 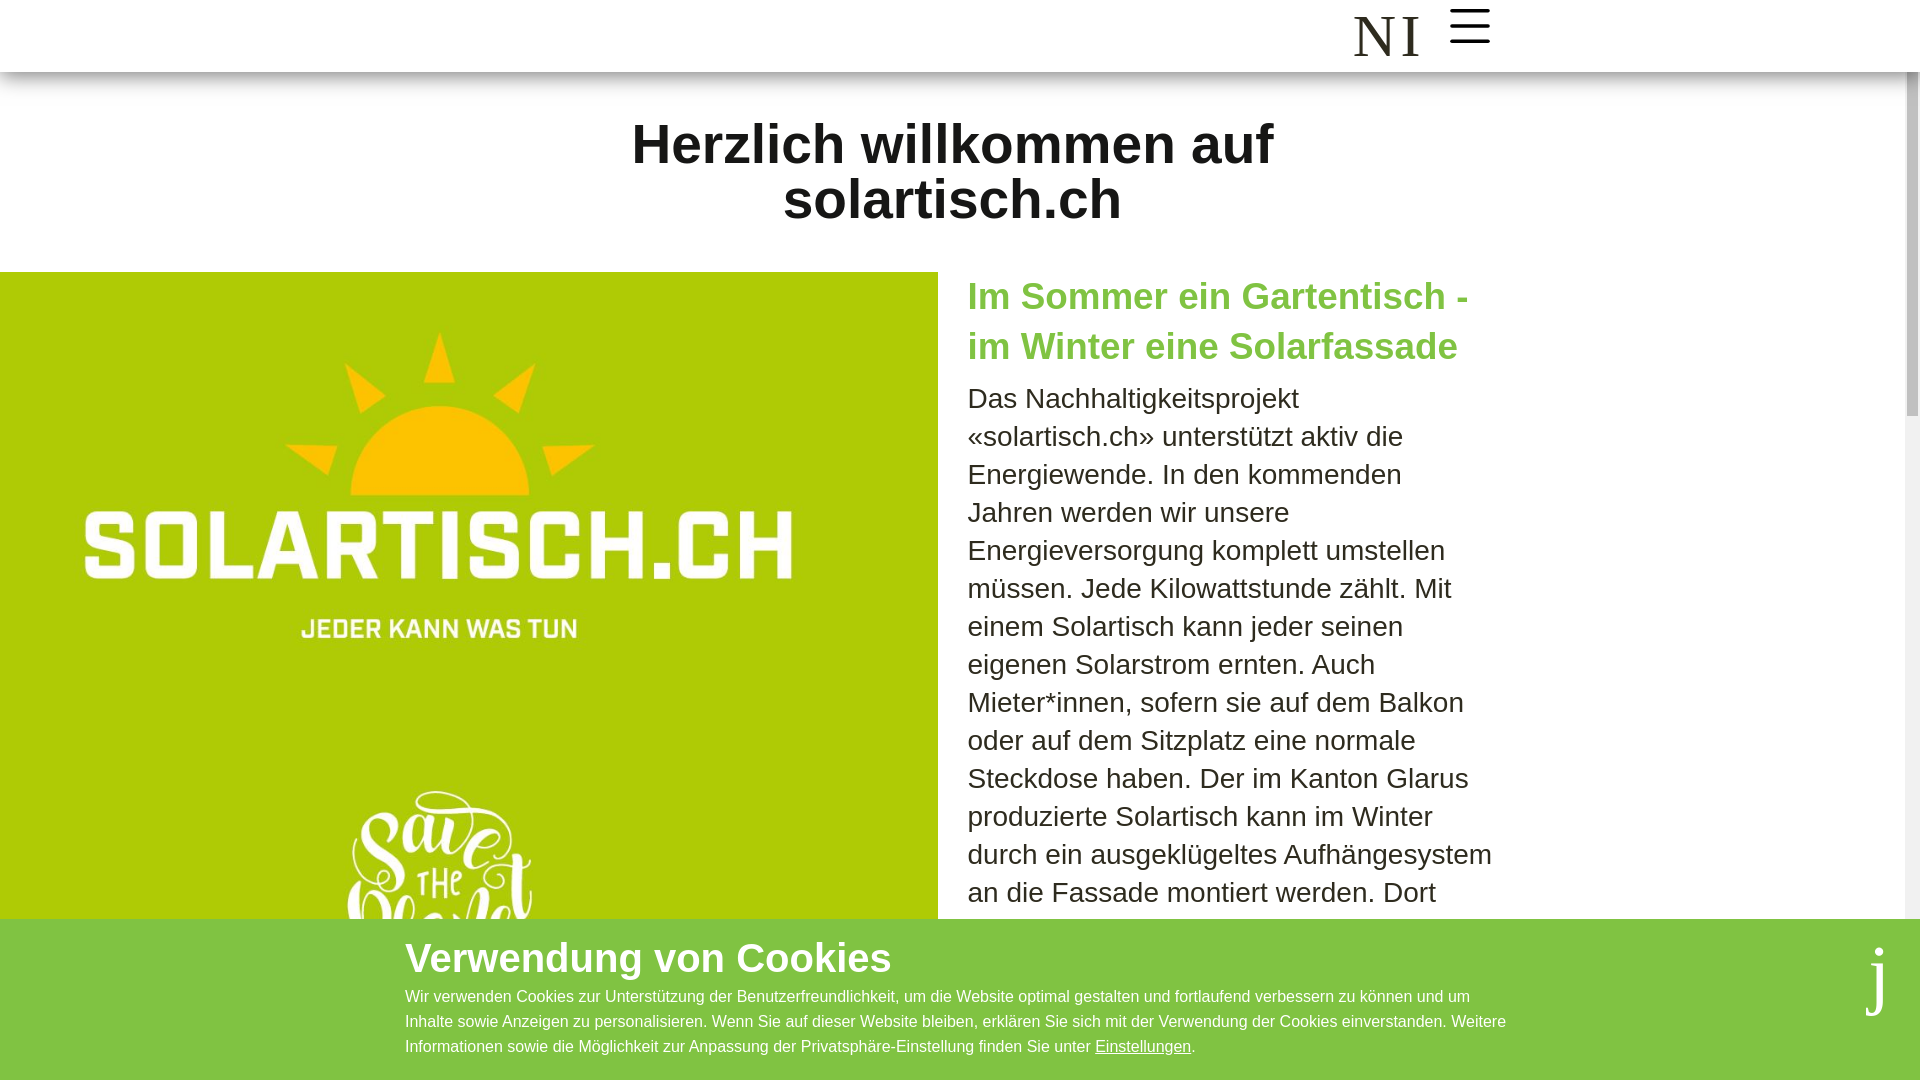 I want to click on 'Einstellungen', so click(x=1142, y=1045).